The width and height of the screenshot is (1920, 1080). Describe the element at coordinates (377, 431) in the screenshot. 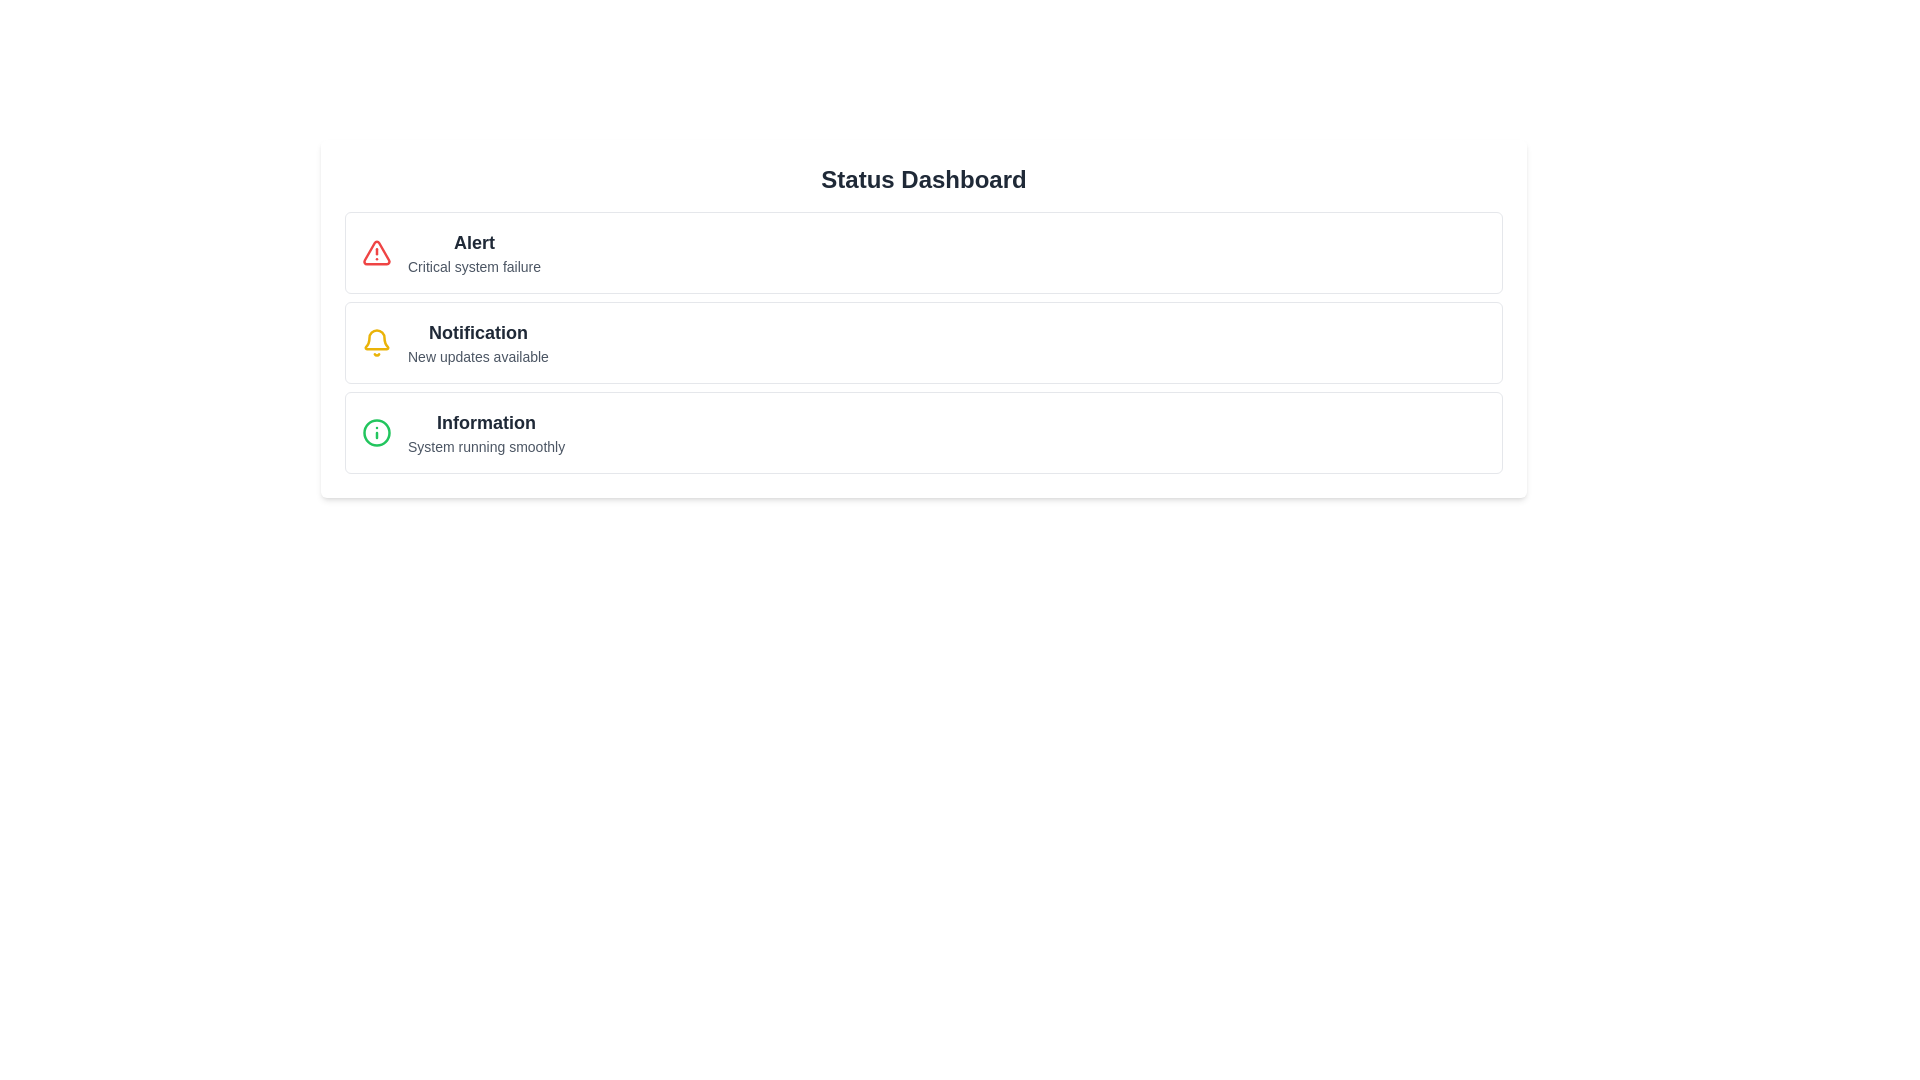

I see `the circular green-bordered icon with an 'i' symbol that represents information, located on the leftmost side of the 'Information' section in a vertical list` at that location.